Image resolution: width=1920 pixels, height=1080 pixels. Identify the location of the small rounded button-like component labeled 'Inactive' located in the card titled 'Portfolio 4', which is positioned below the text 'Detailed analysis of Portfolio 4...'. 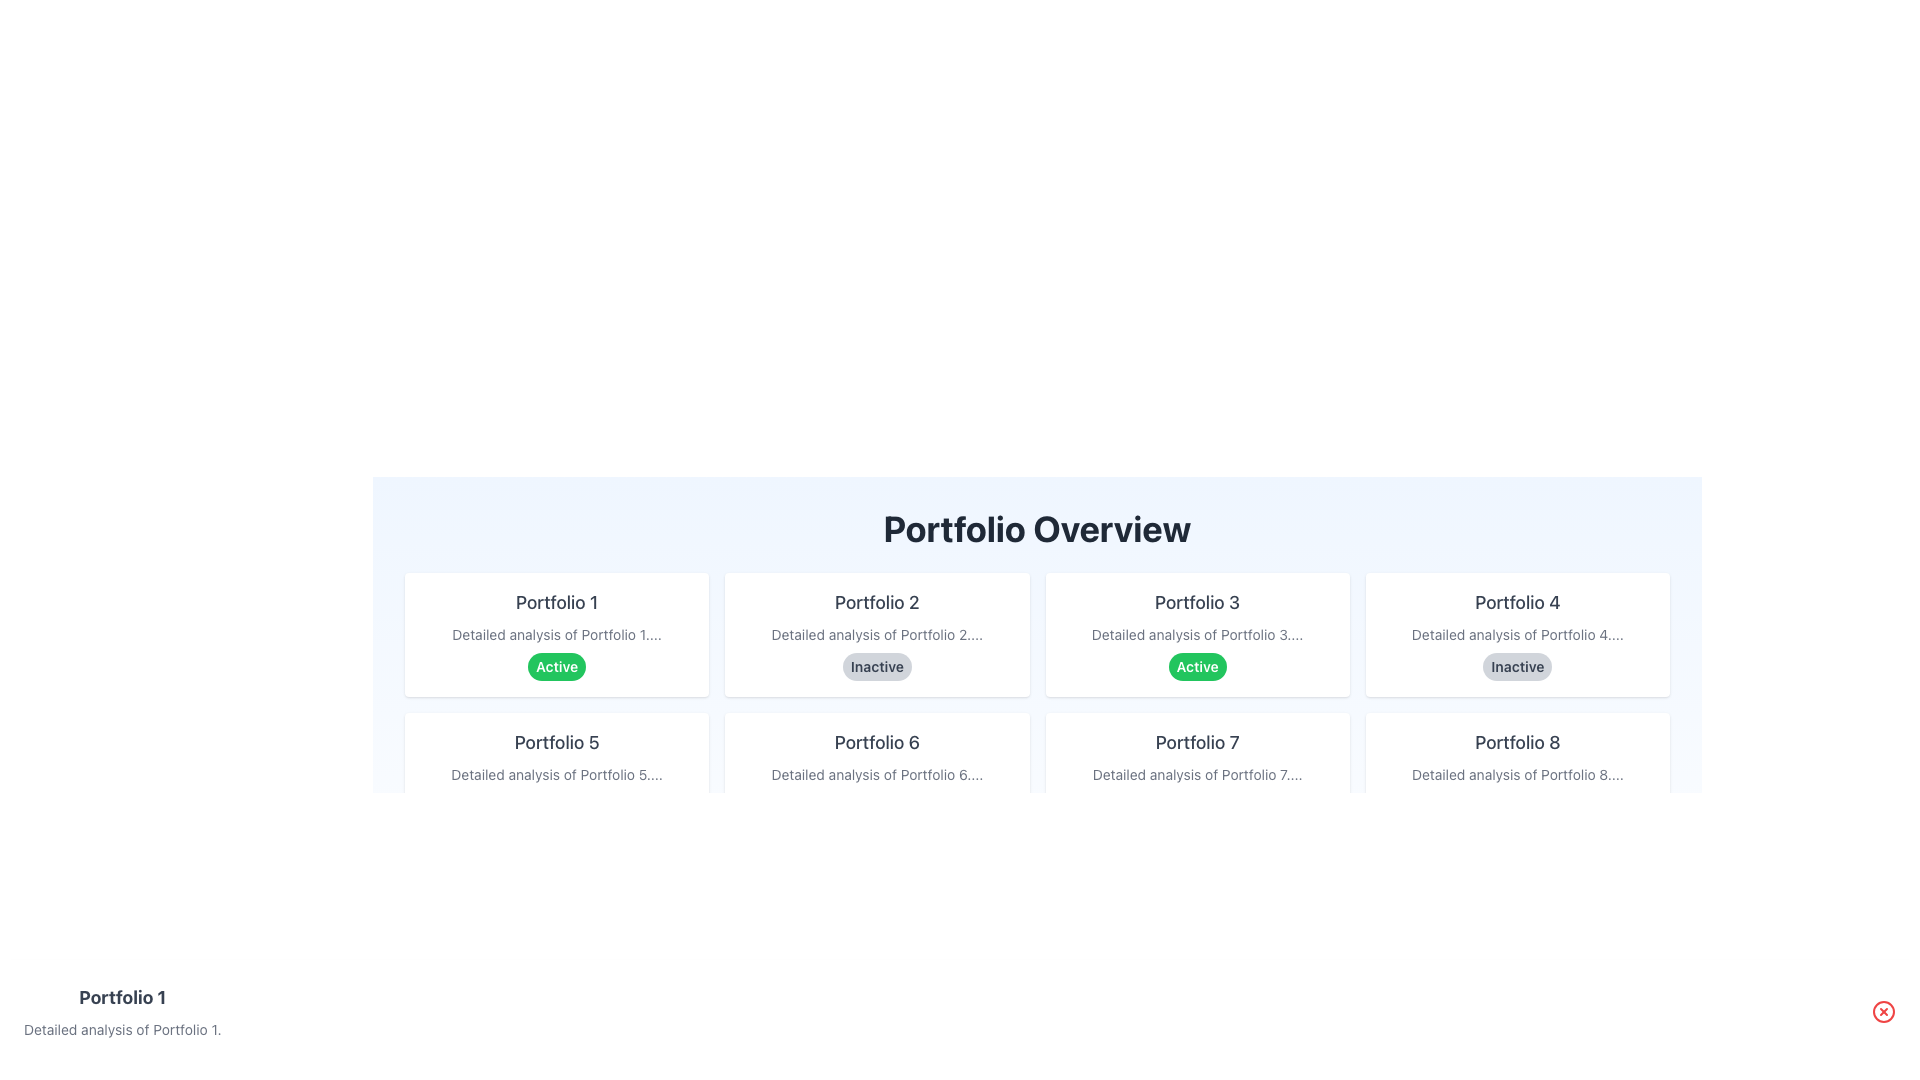
(1517, 667).